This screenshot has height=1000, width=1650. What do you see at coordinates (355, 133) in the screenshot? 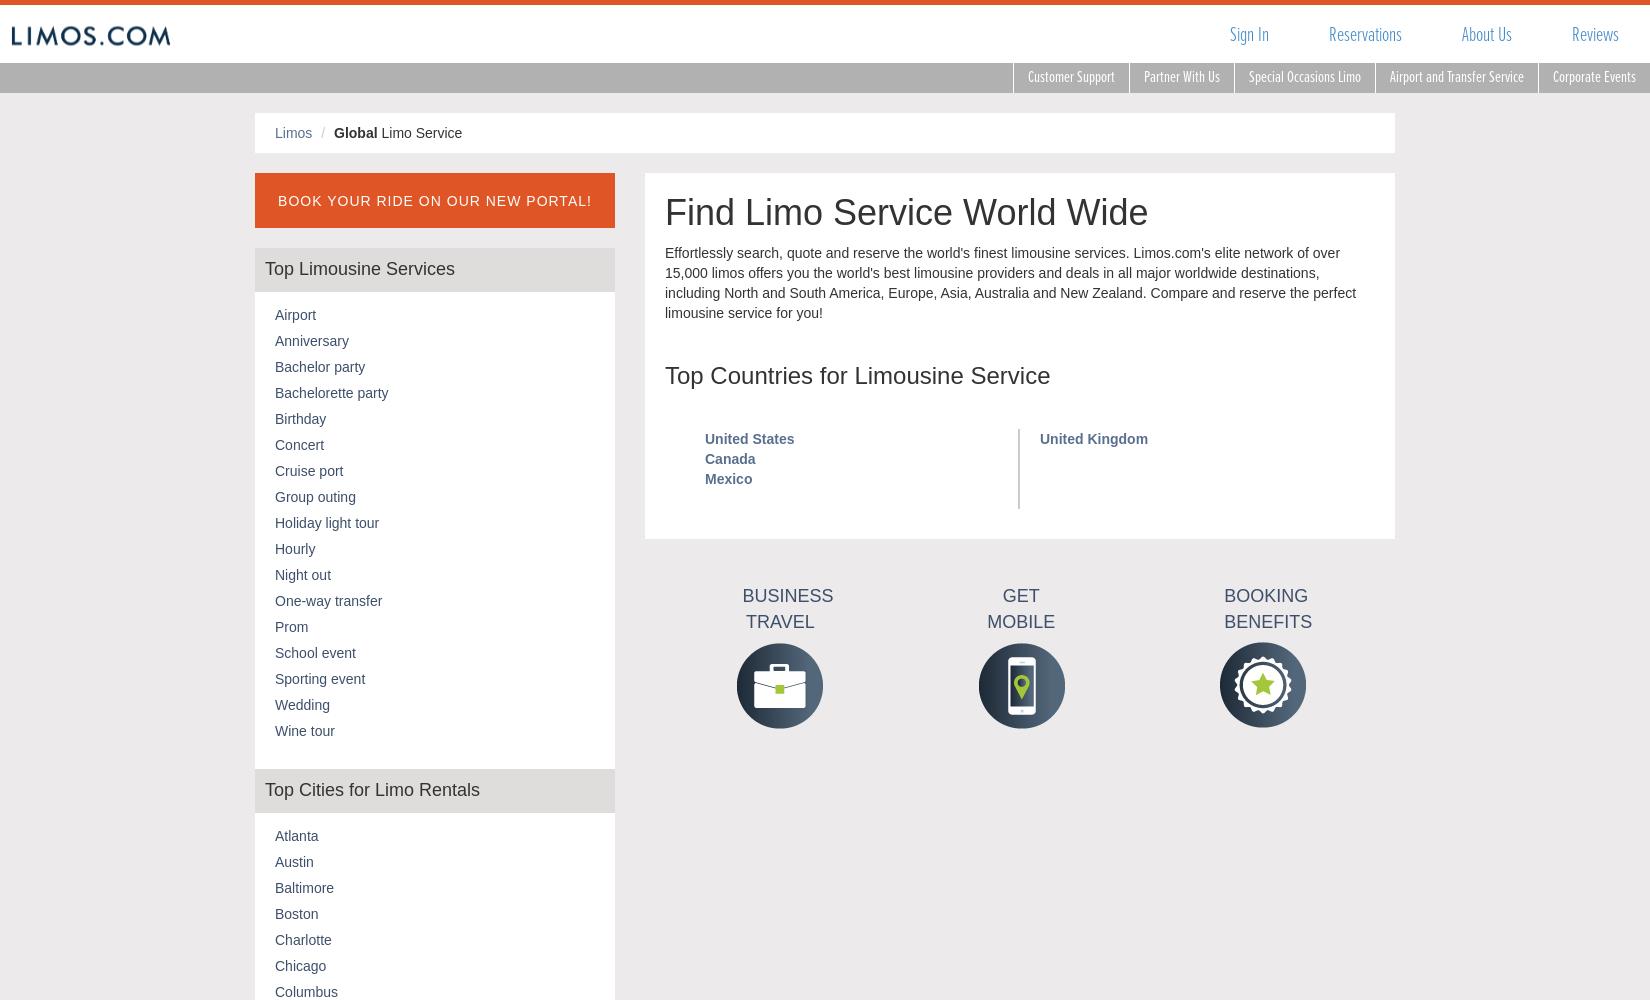
I see `'Global'` at bounding box center [355, 133].